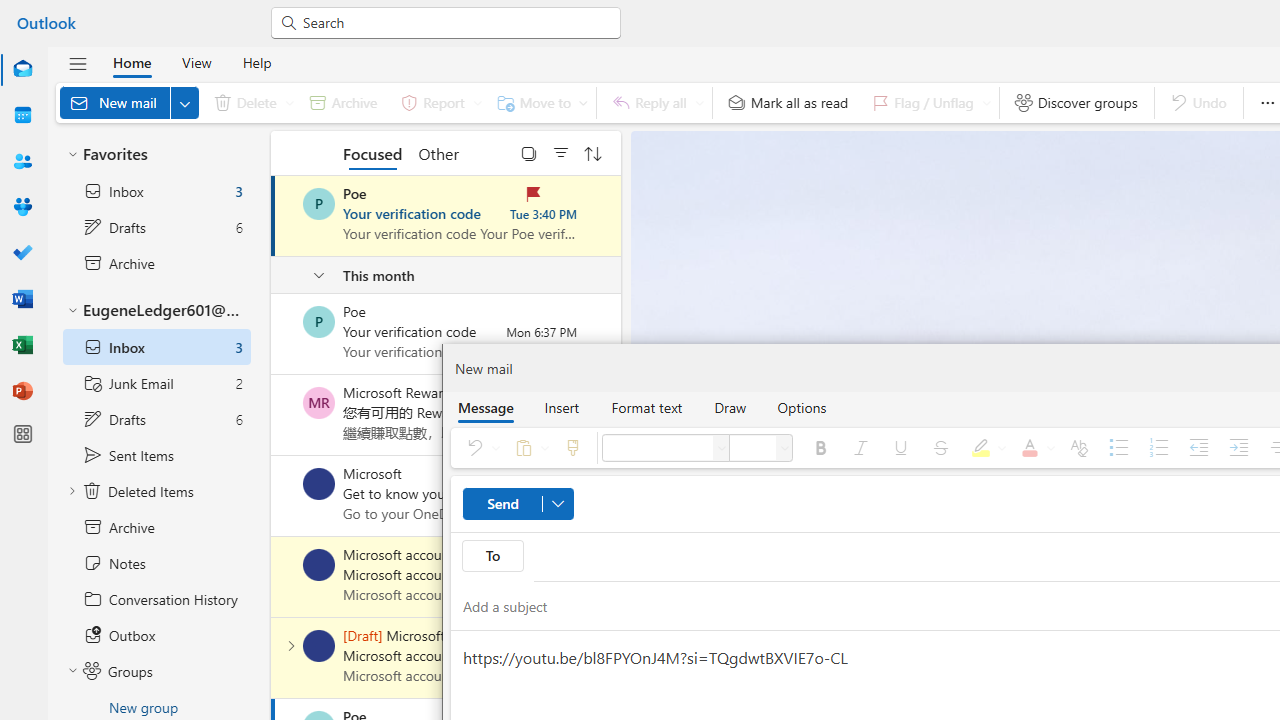 Image resolution: width=1280 pixels, height=720 pixels. What do you see at coordinates (23, 160) in the screenshot?
I see `'People'` at bounding box center [23, 160].